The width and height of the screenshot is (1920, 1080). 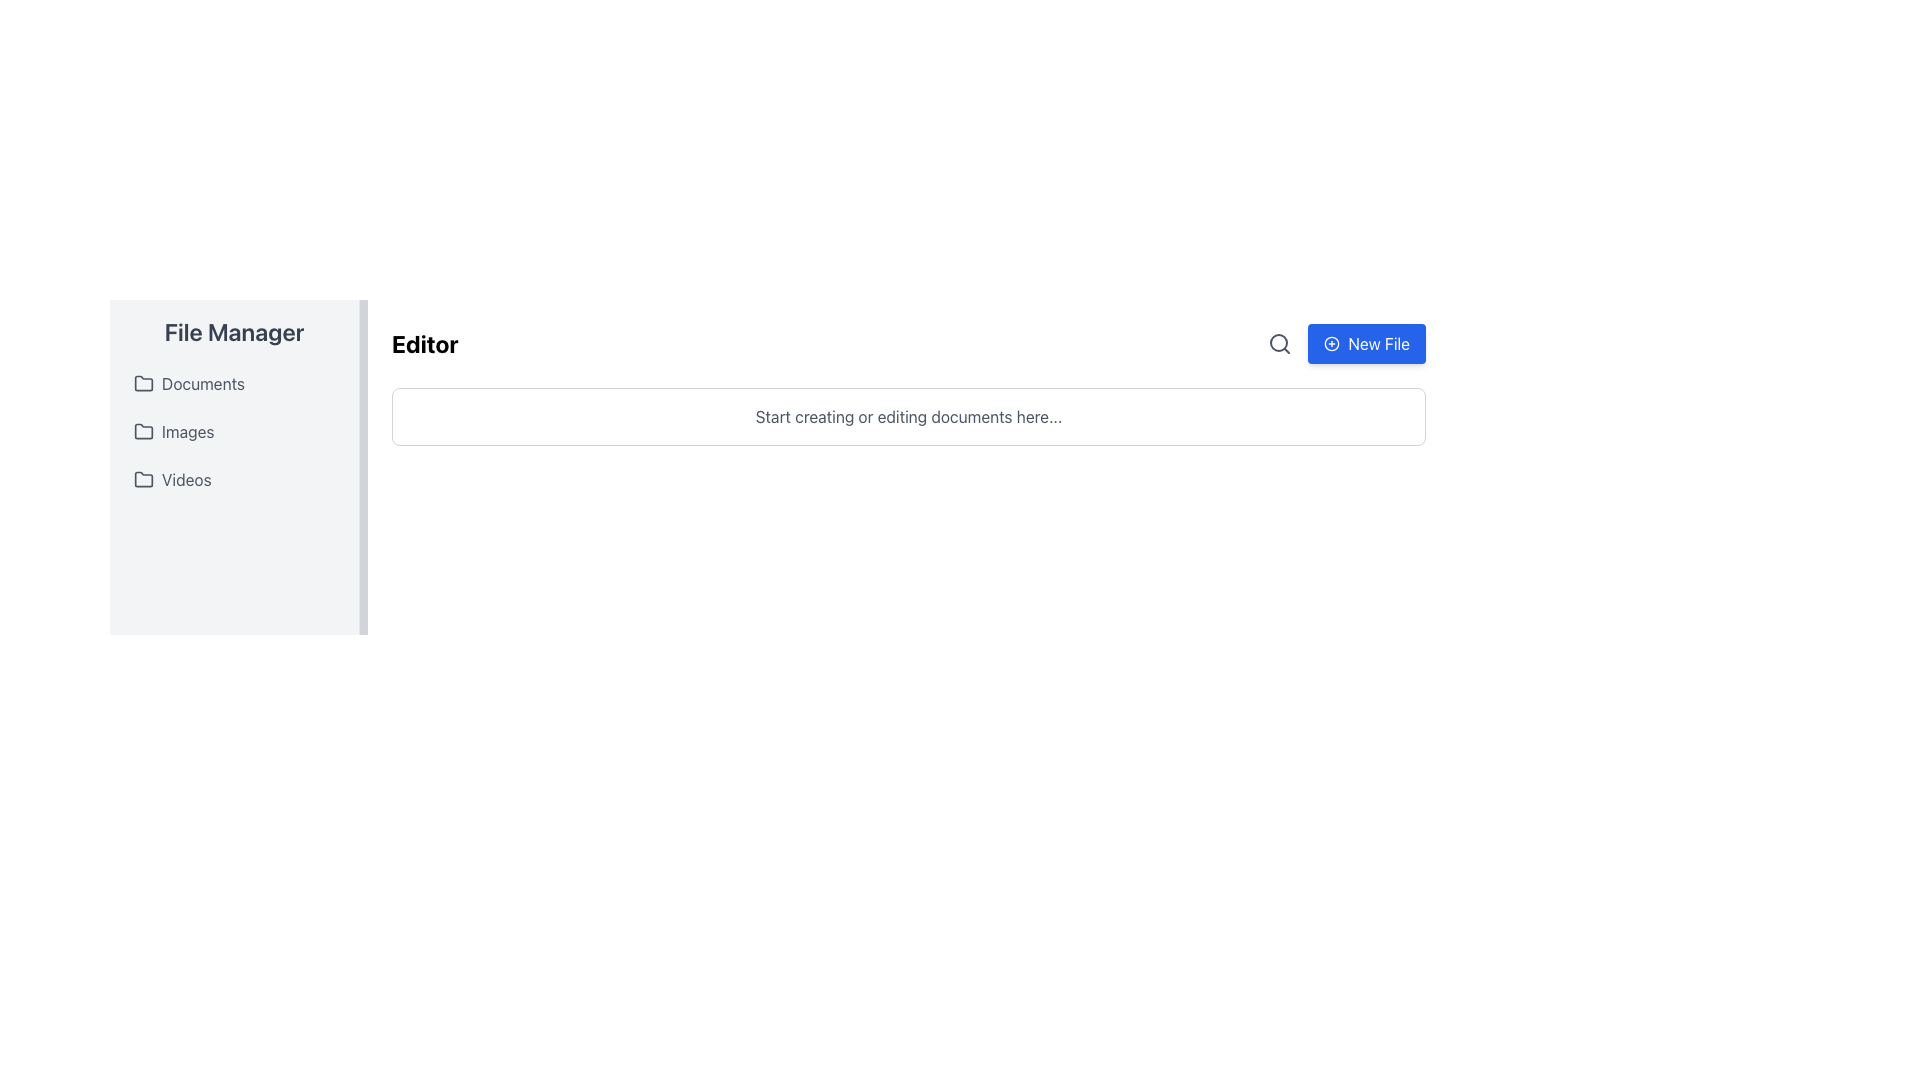 What do you see at coordinates (907, 415) in the screenshot?
I see `the Text Block located below the header area containing 'Editor' and 'New File', which serves as a prompt for document creation or editing` at bounding box center [907, 415].